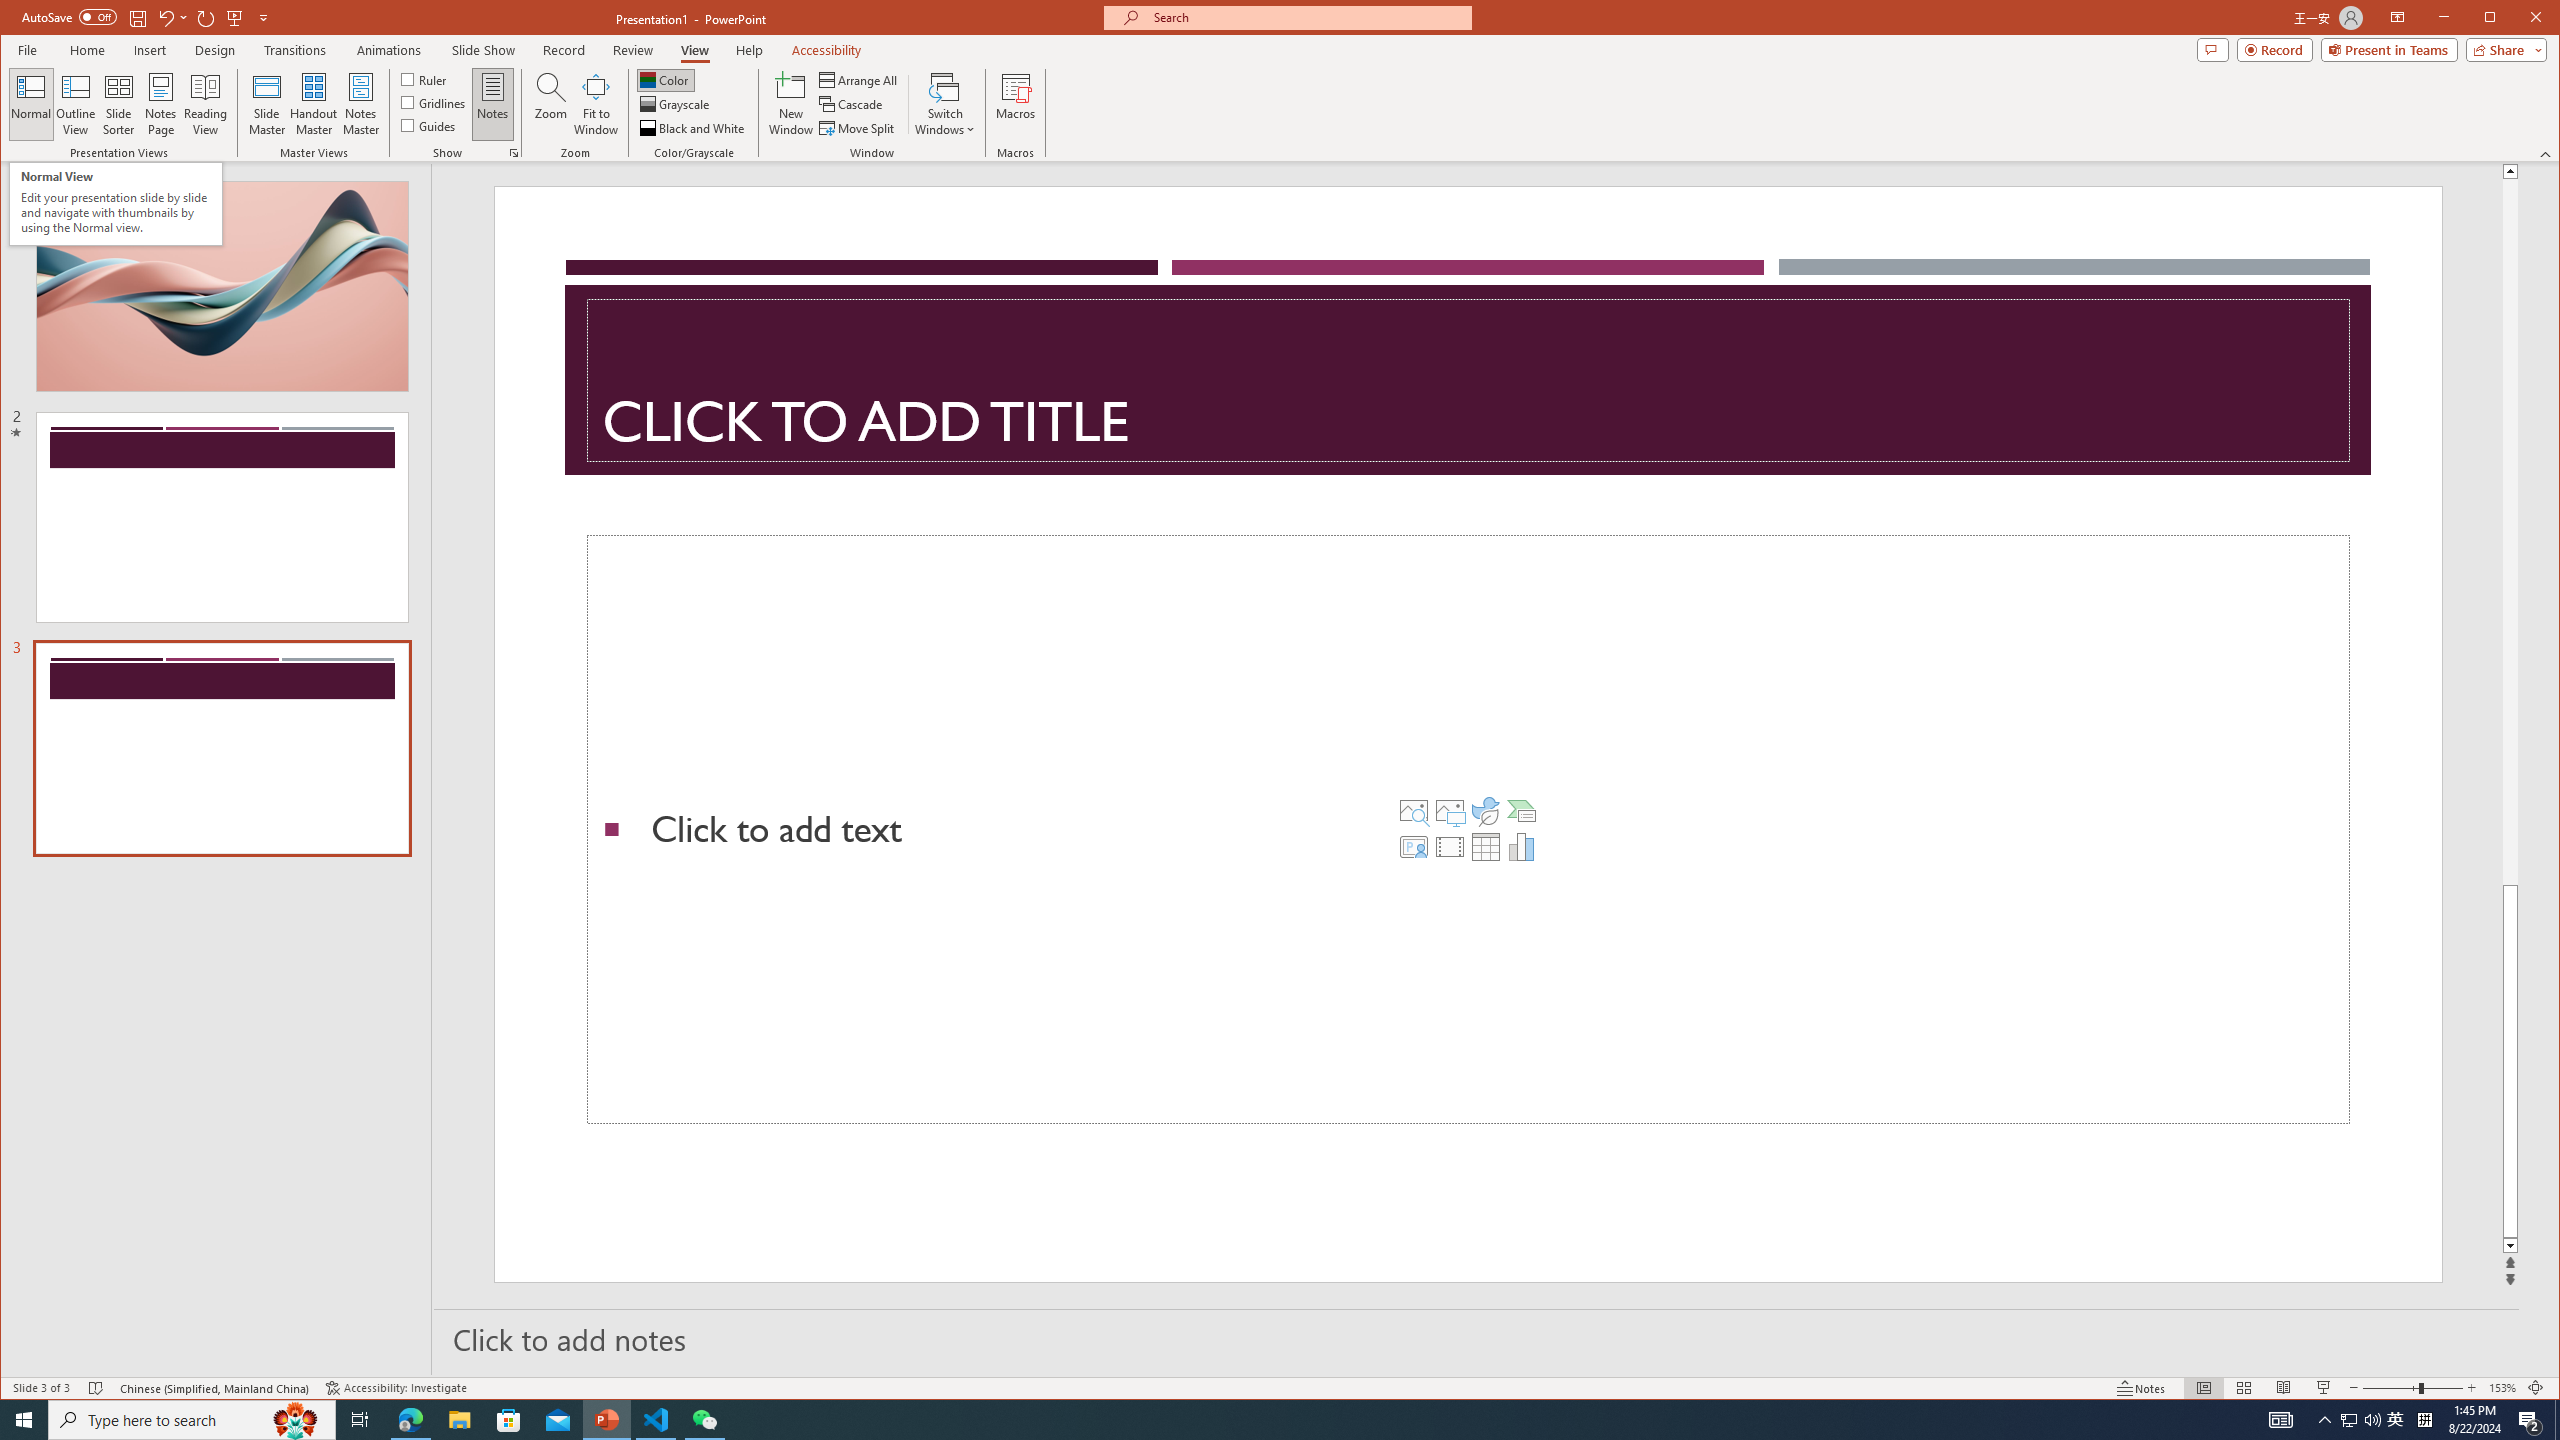  What do you see at coordinates (1015, 103) in the screenshot?
I see `'Macros'` at bounding box center [1015, 103].